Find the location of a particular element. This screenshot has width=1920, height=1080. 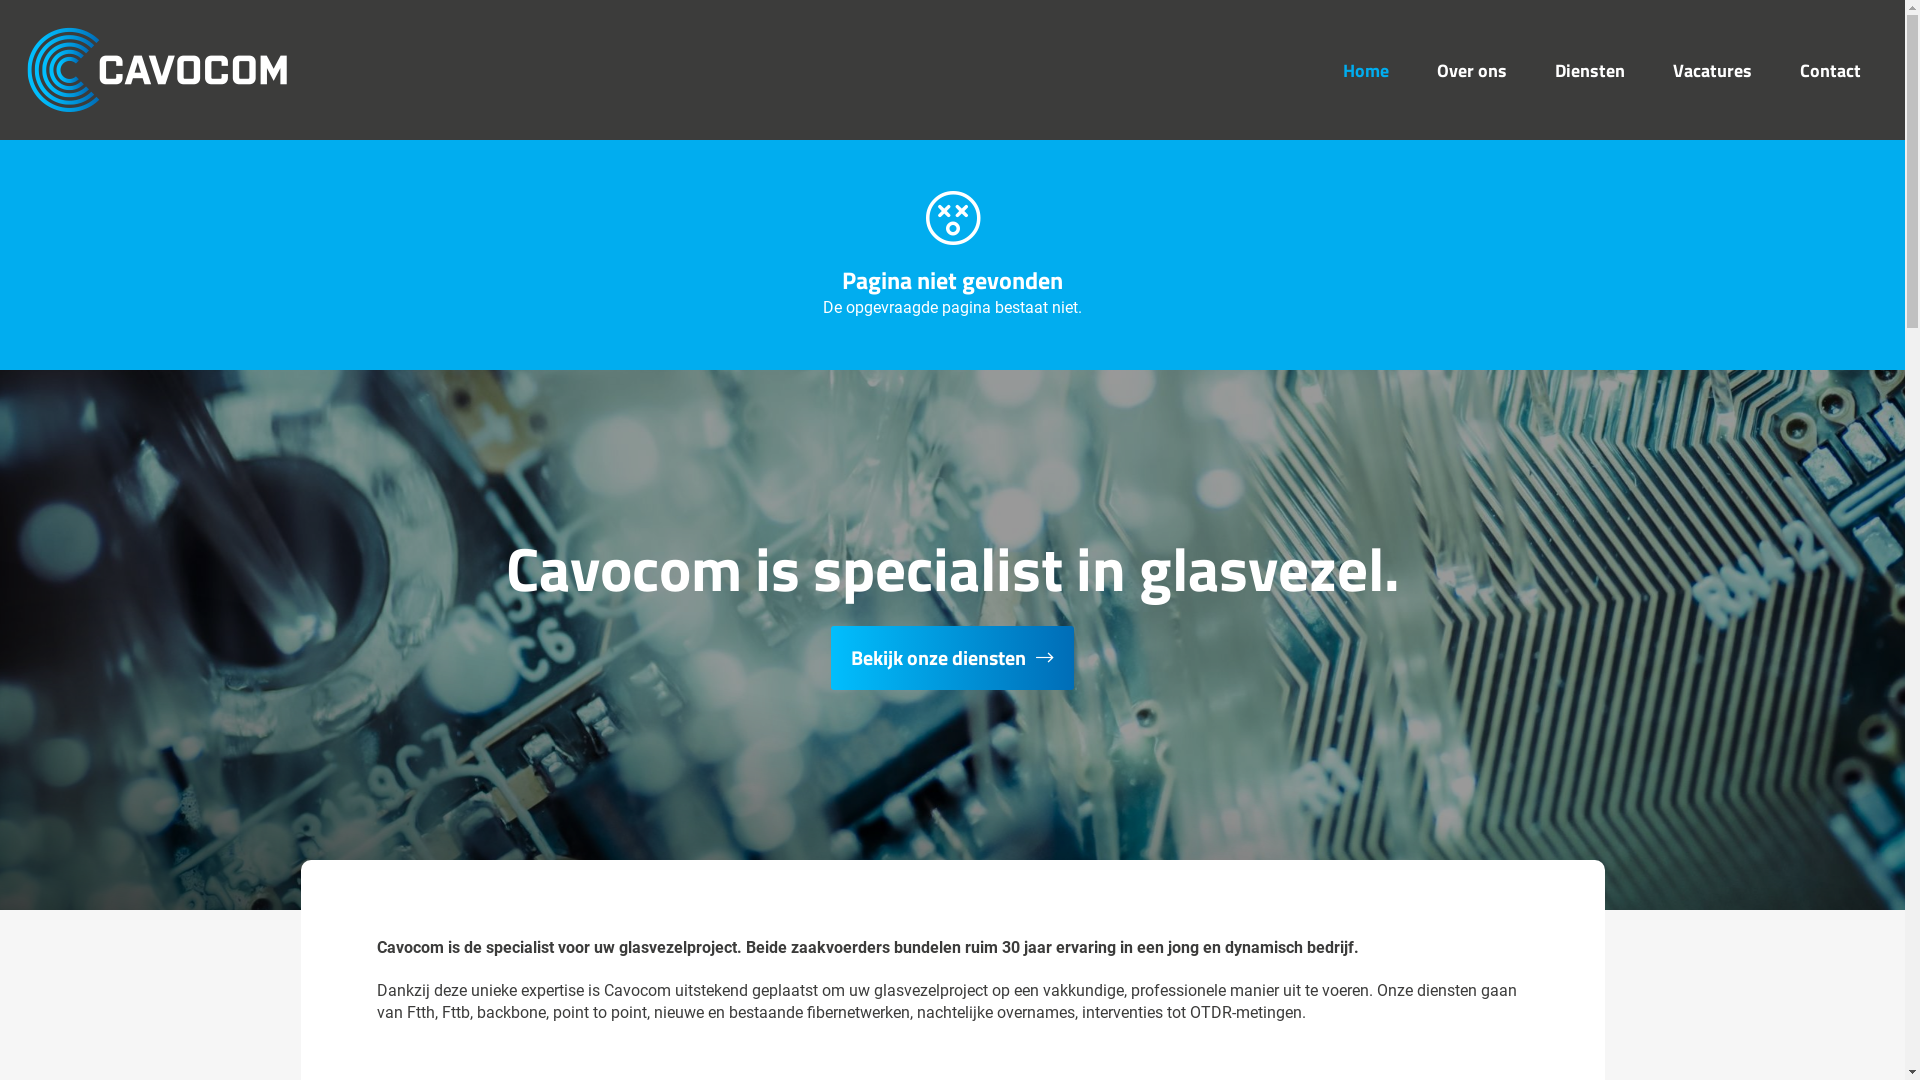

'Vacatures' is located at coordinates (1711, 68).